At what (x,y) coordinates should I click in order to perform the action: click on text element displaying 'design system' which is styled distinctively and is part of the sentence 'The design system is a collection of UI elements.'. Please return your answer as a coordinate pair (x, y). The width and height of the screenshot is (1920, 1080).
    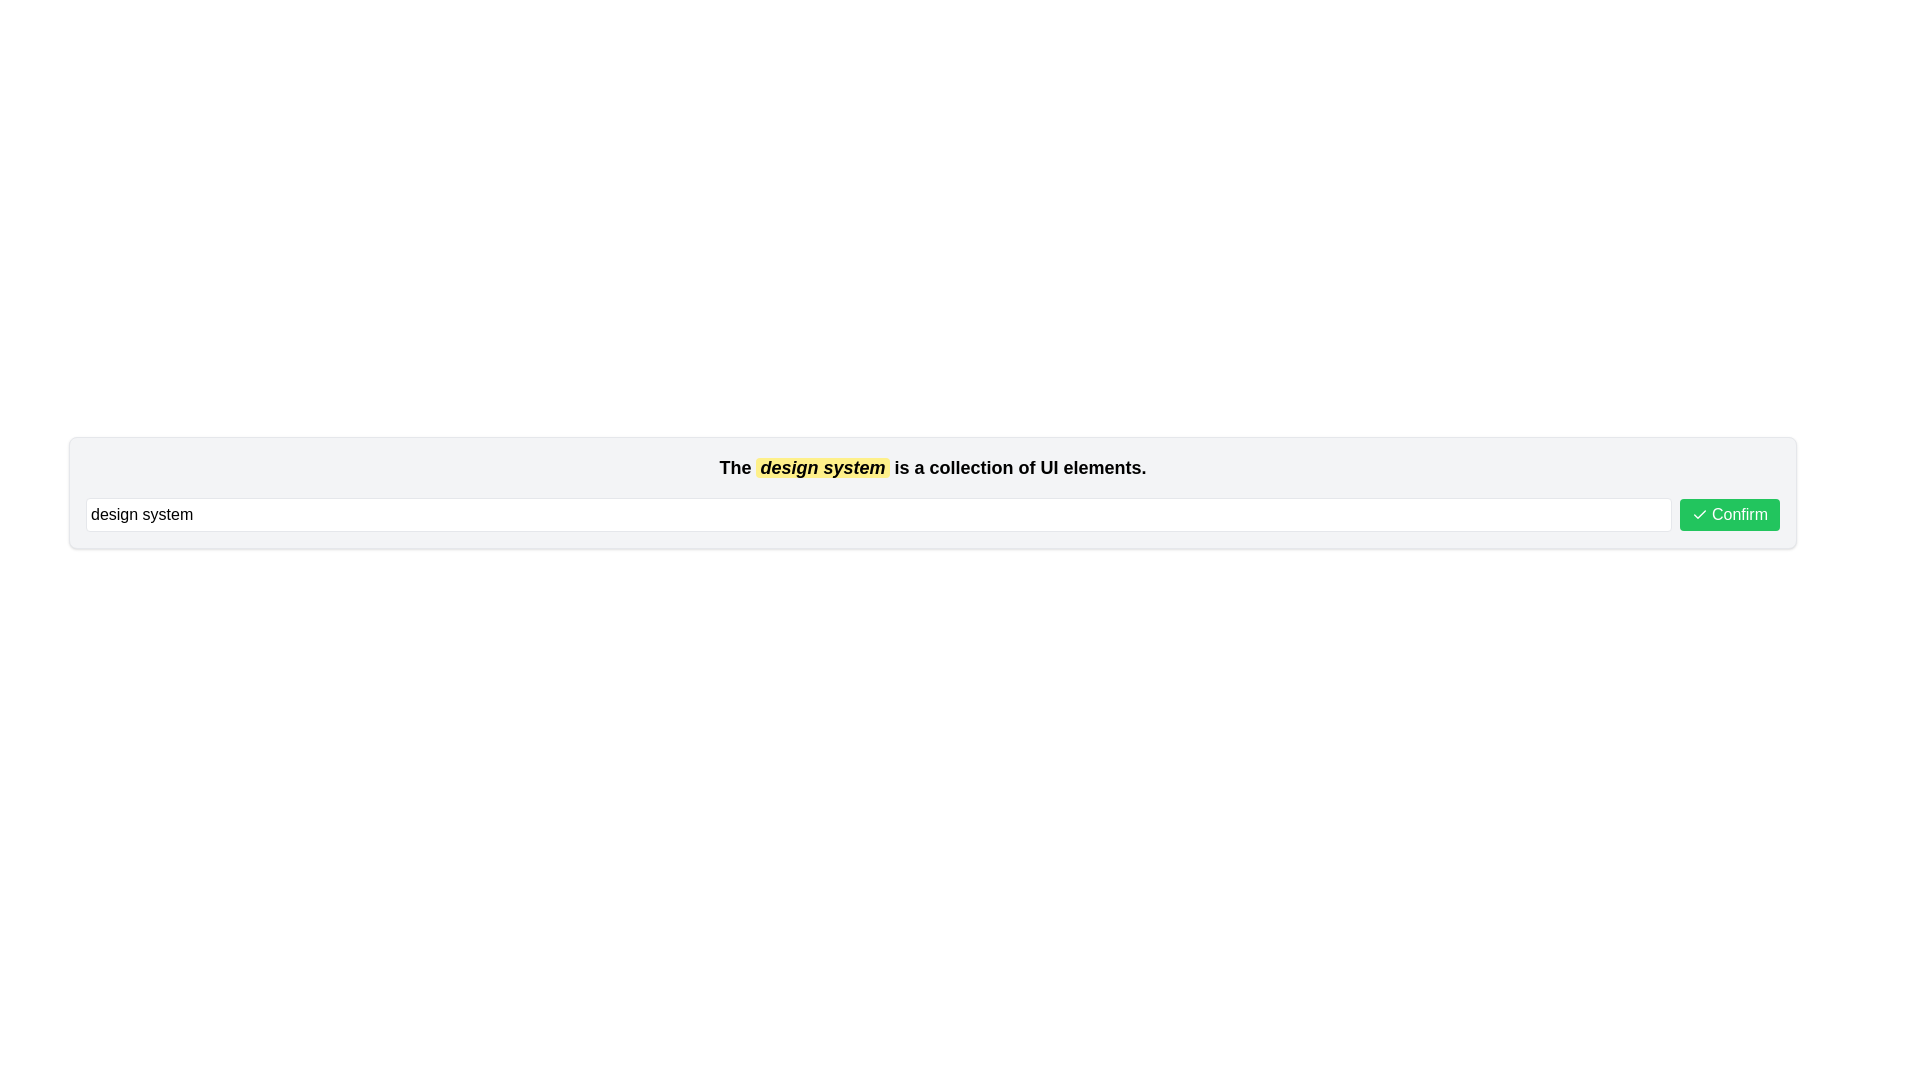
    Looking at the image, I should click on (822, 467).